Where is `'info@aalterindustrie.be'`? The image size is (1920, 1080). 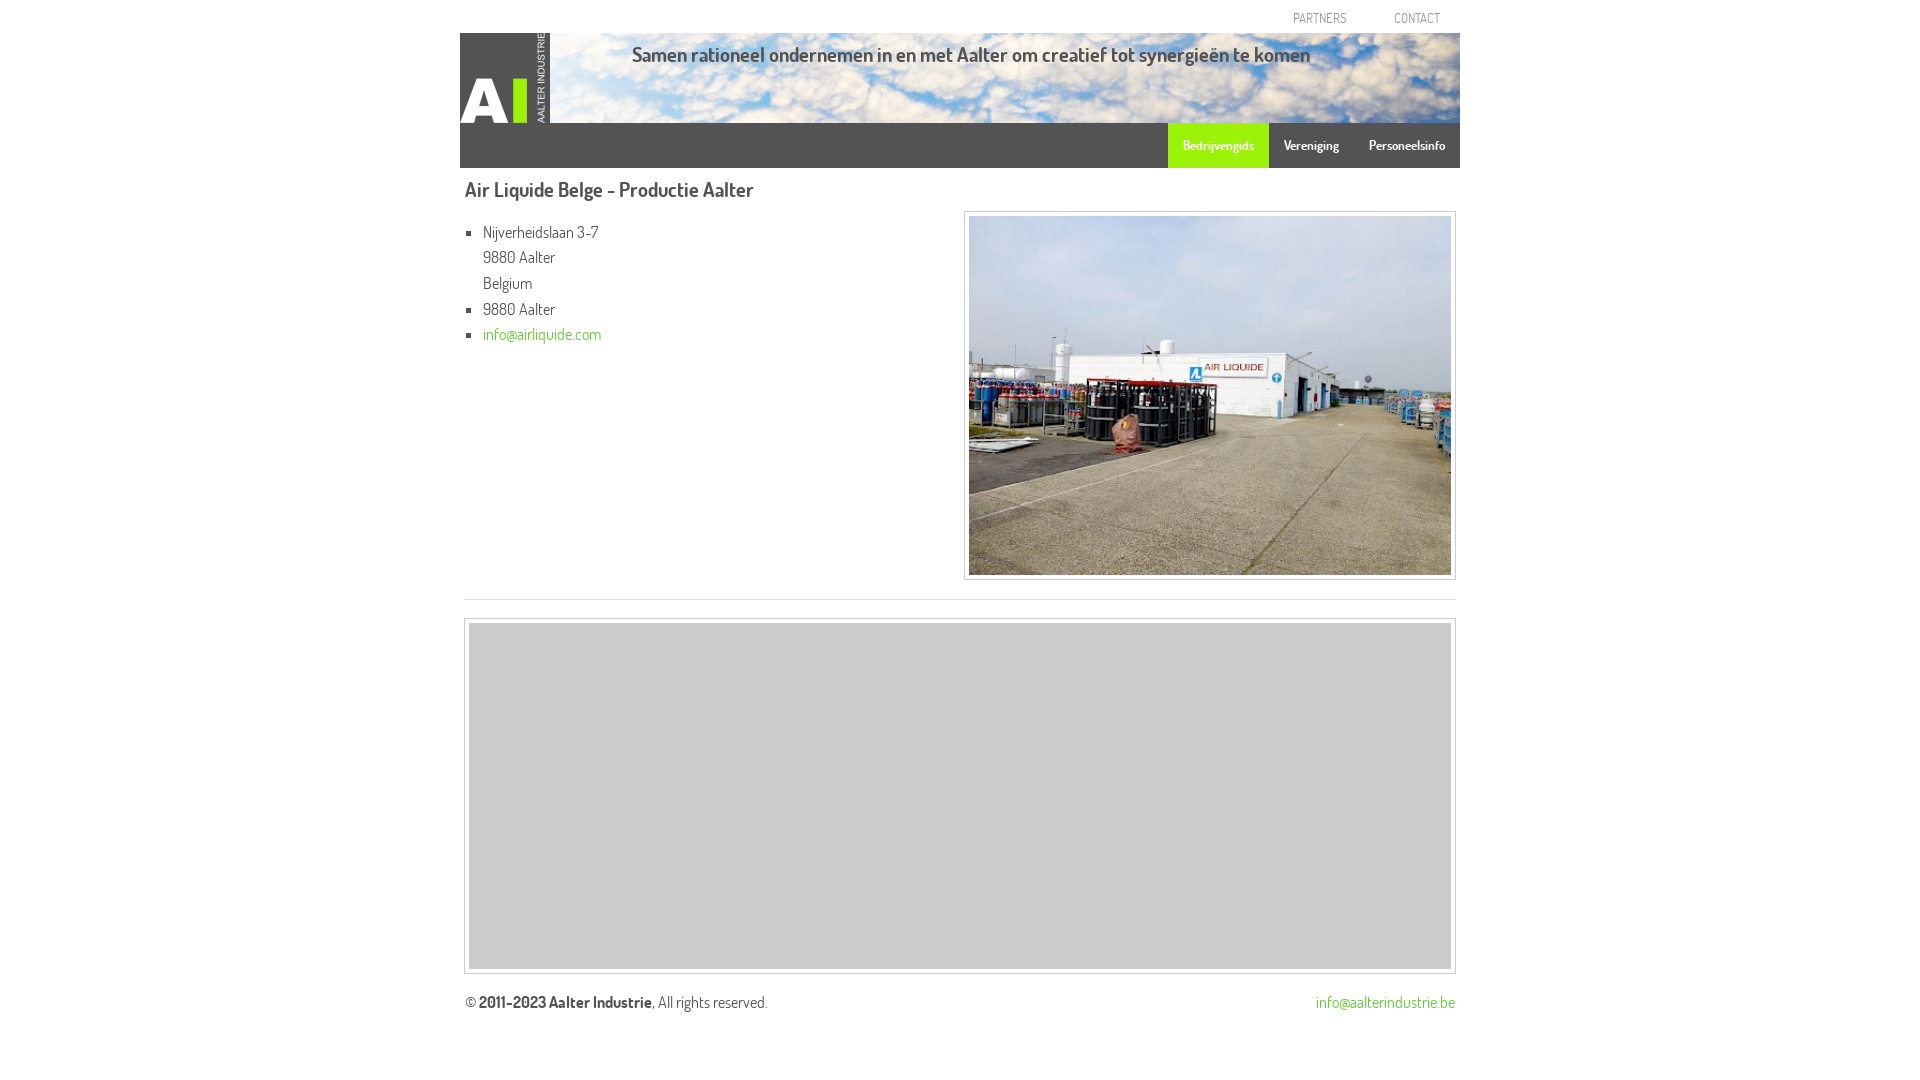
'info@aalterindustrie.be' is located at coordinates (1315, 1002).